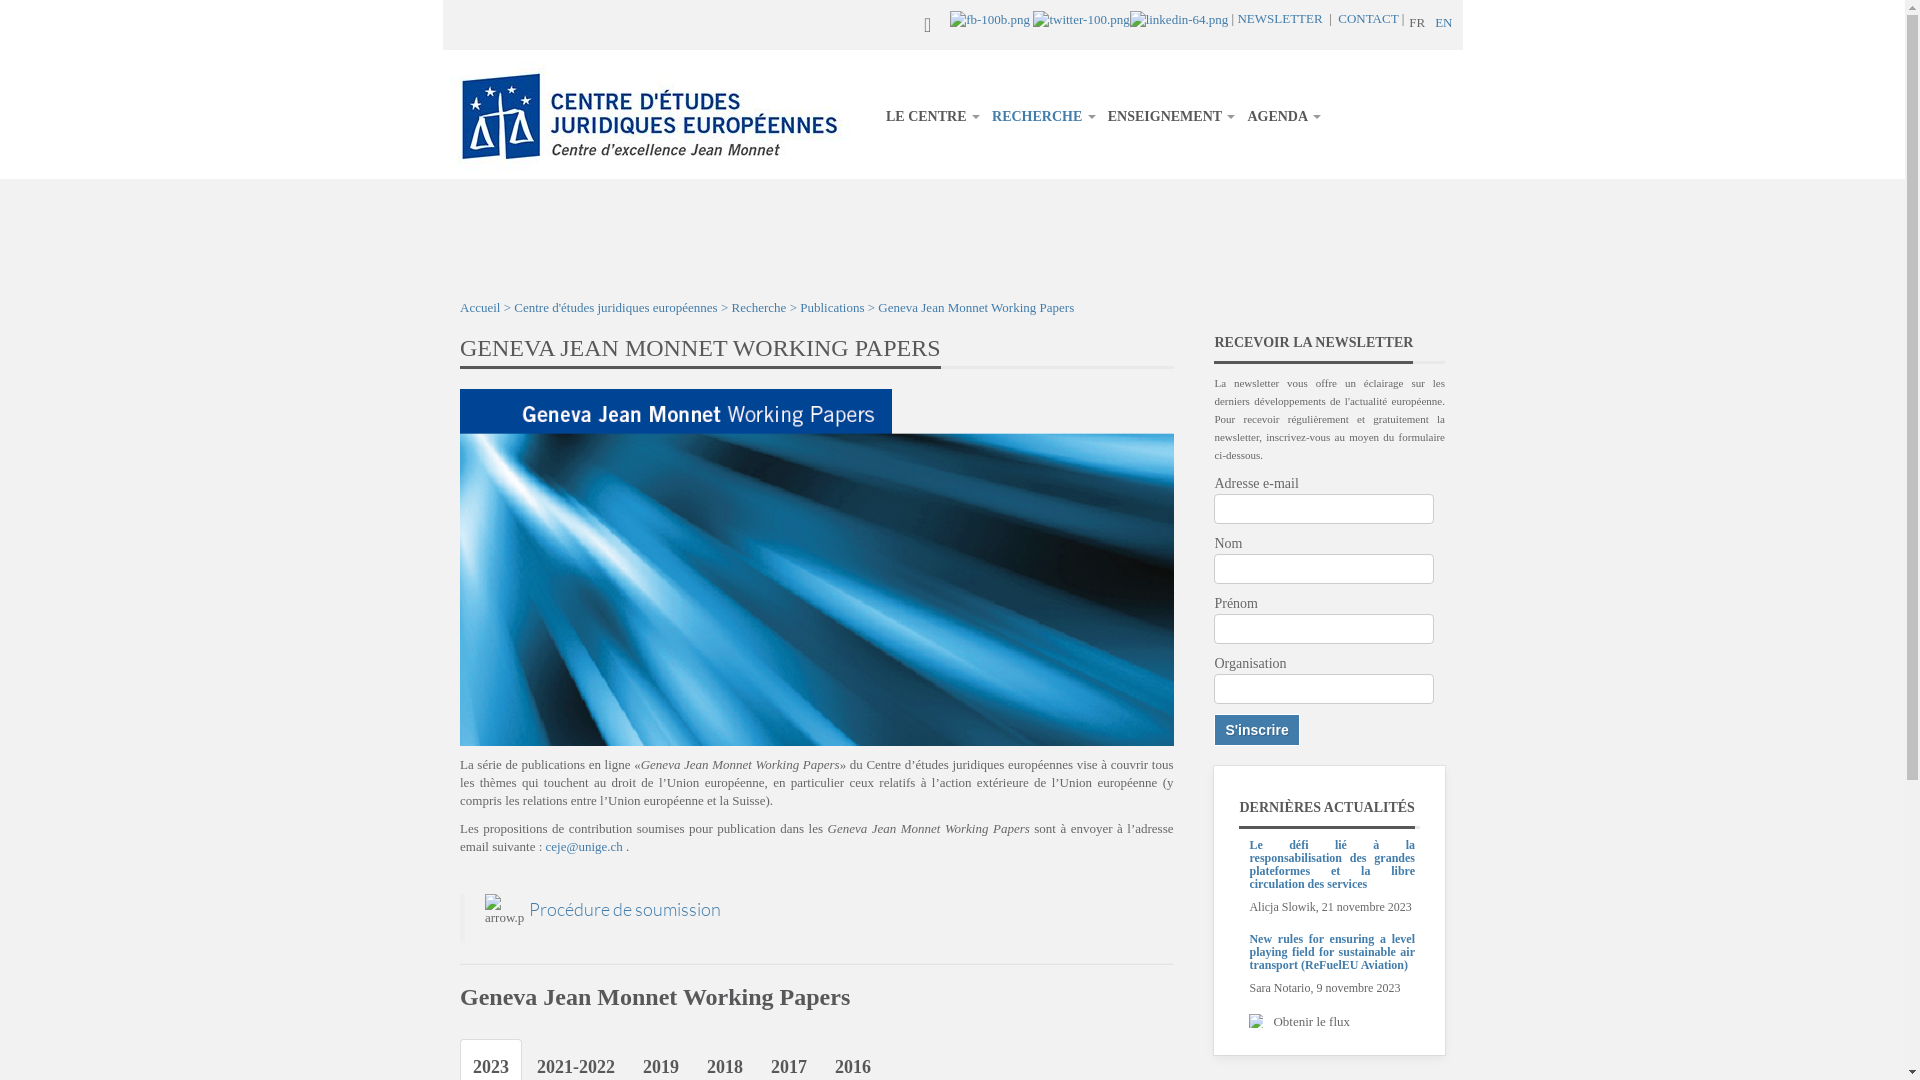 The width and height of the screenshot is (1920, 1080). What do you see at coordinates (1179, 18) in the screenshot?
I see `'Linkedin'` at bounding box center [1179, 18].